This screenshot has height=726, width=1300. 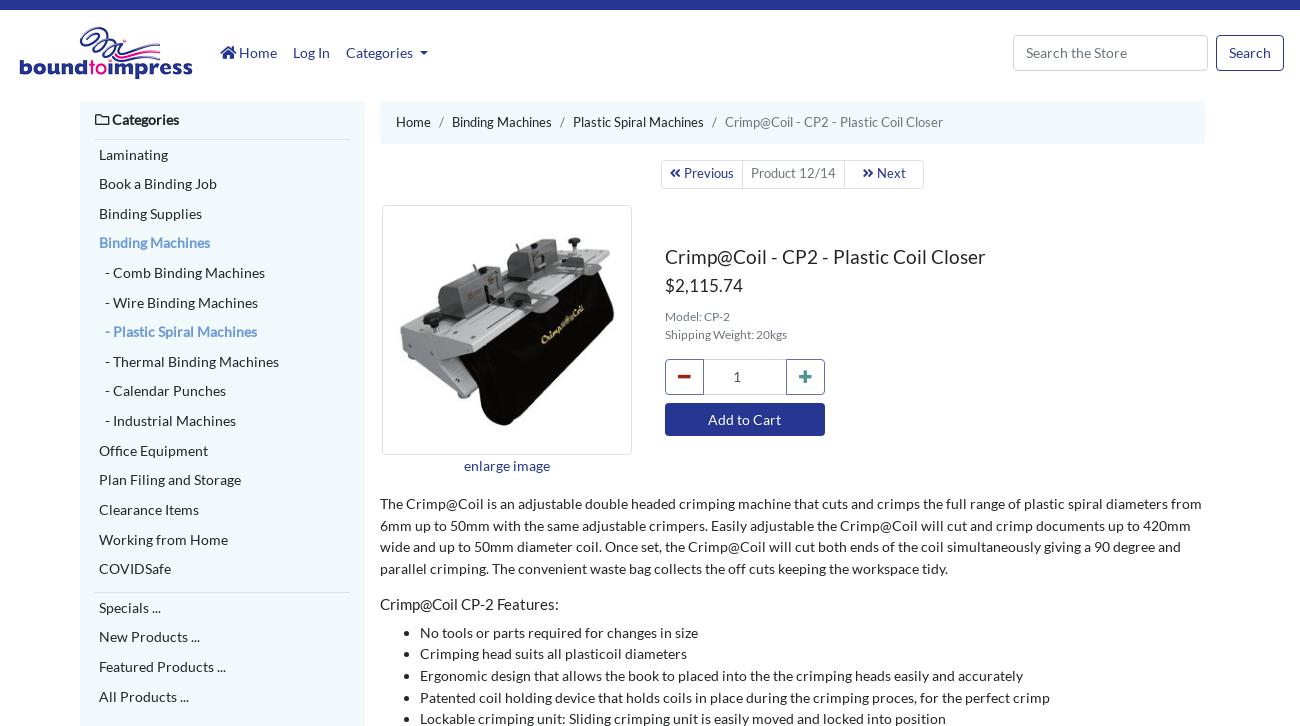 What do you see at coordinates (133, 567) in the screenshot?
I see `'COVIDSafe'` at bounding box center [133, 567].